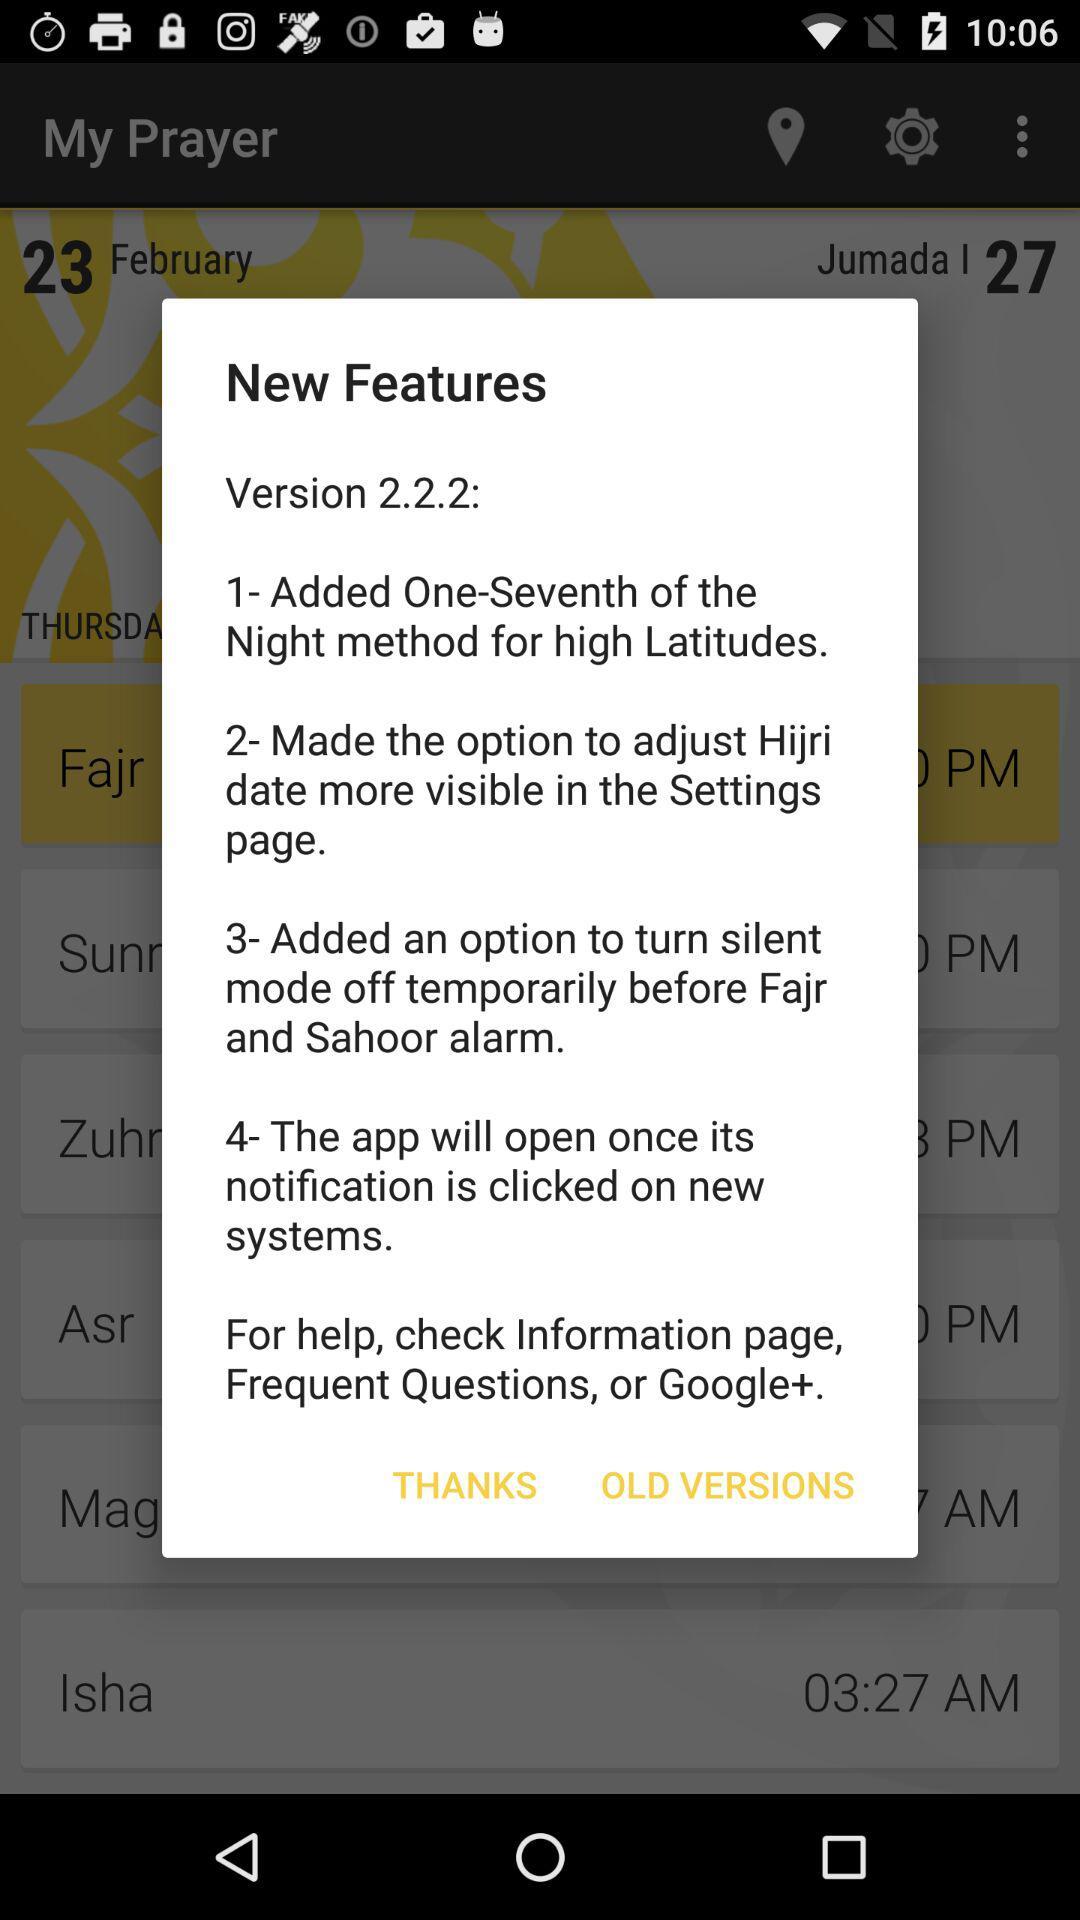 The image size is (1080, 1920). What do you see at coordinates (727, 1484) in the screenshot?
I see `item to the right of thanks icon` at bounding box center [727, 1484].